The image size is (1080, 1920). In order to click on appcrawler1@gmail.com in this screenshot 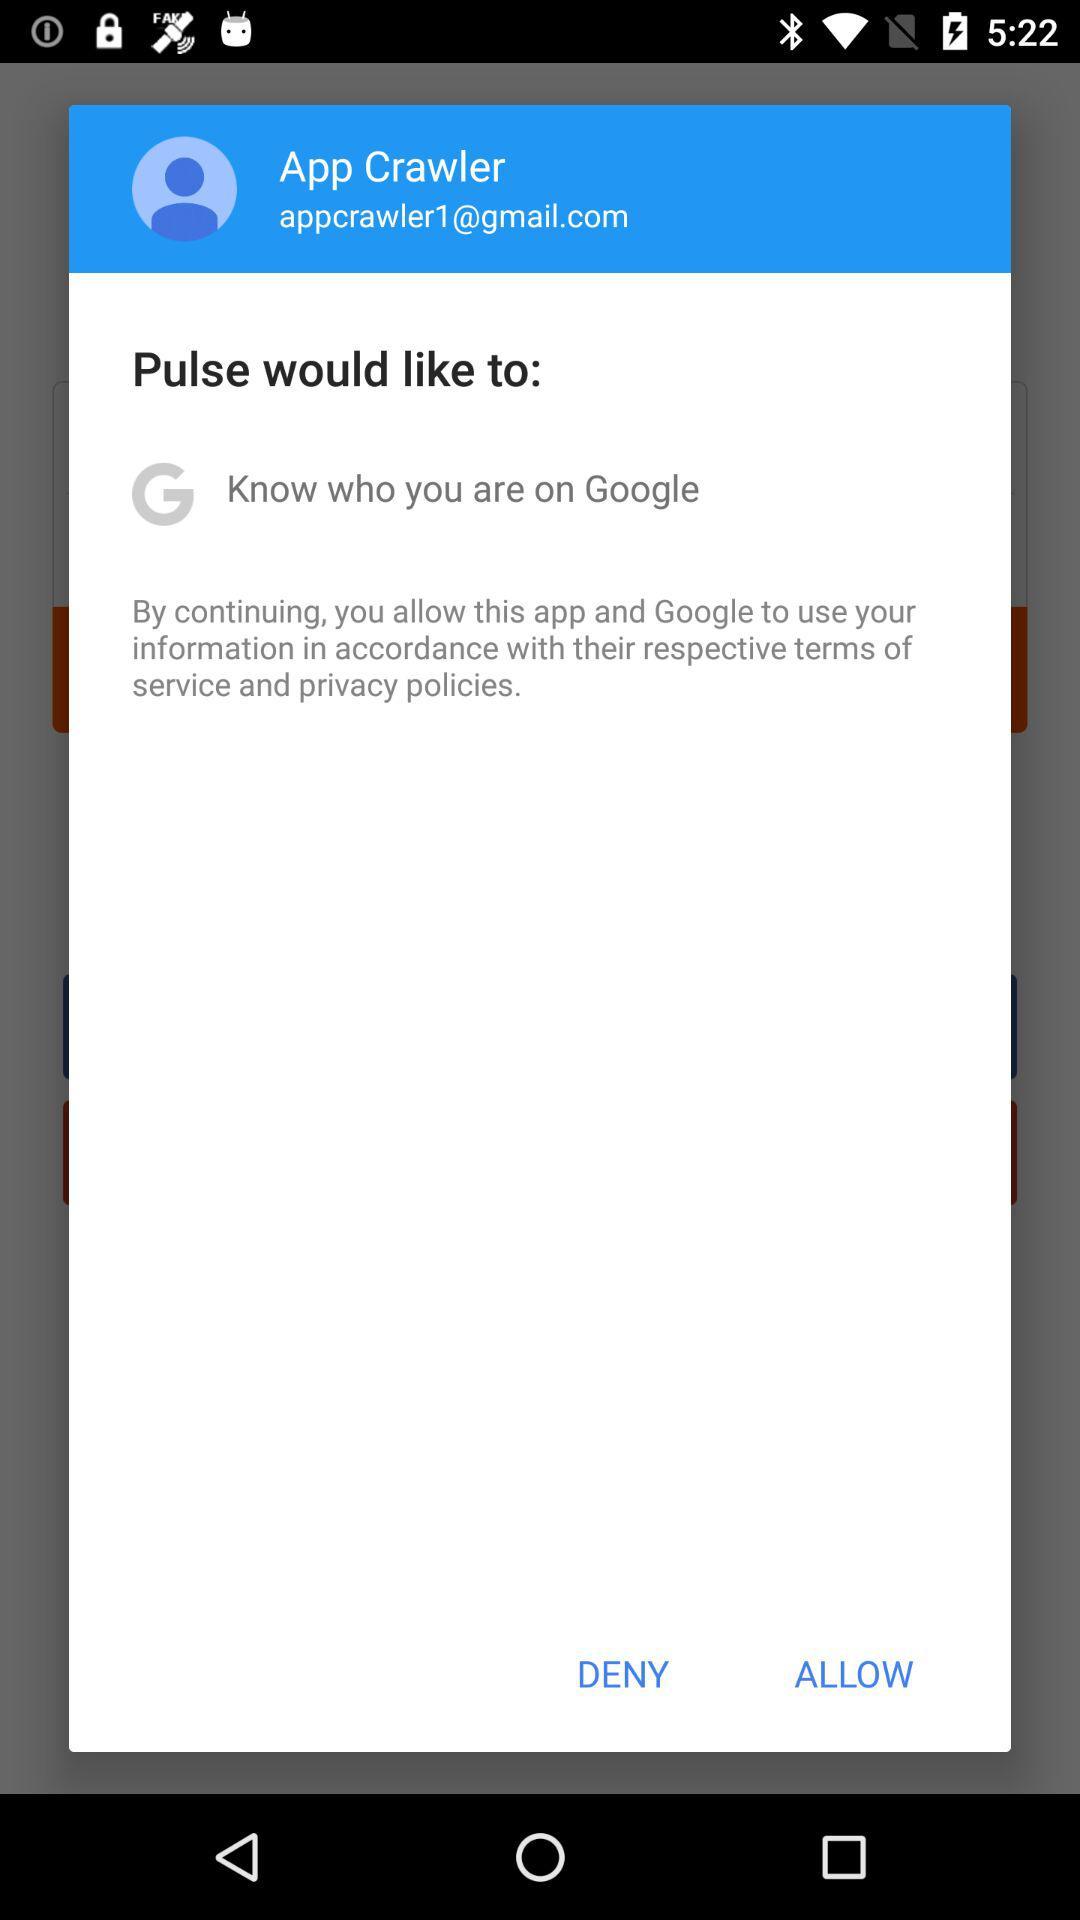, I will do `click(454, 214)`.